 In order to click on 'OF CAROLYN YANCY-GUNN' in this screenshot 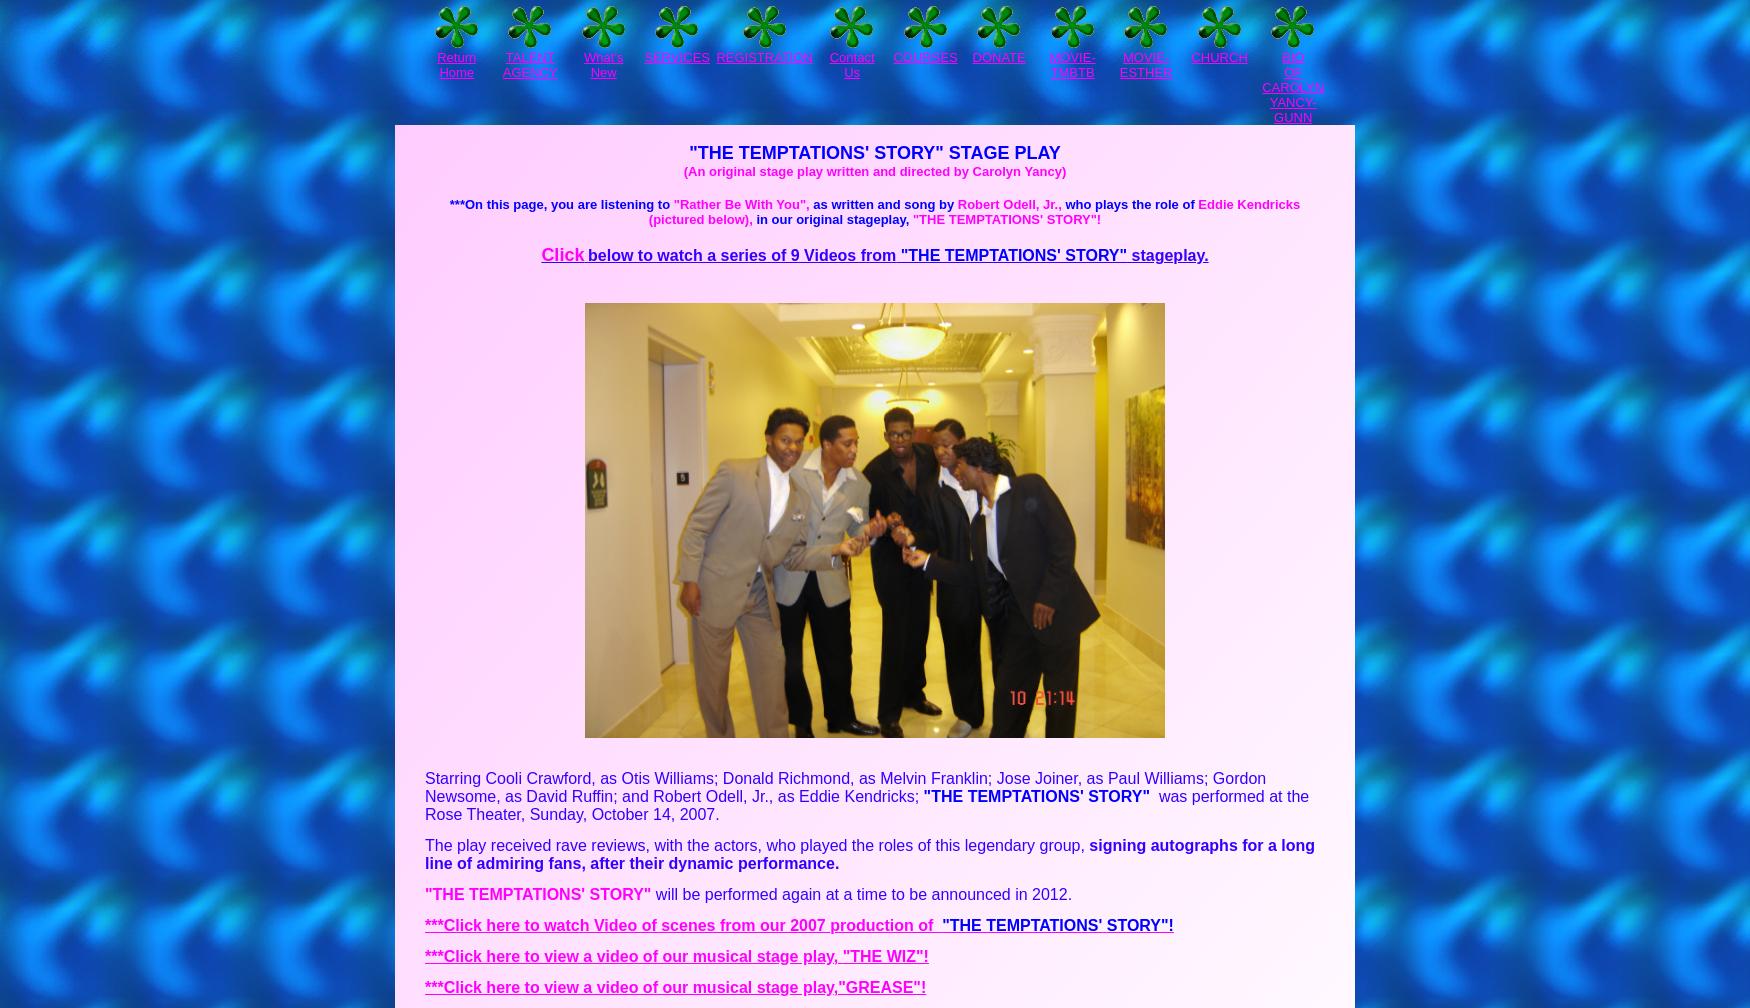, I will do `click(1292, 94)`.